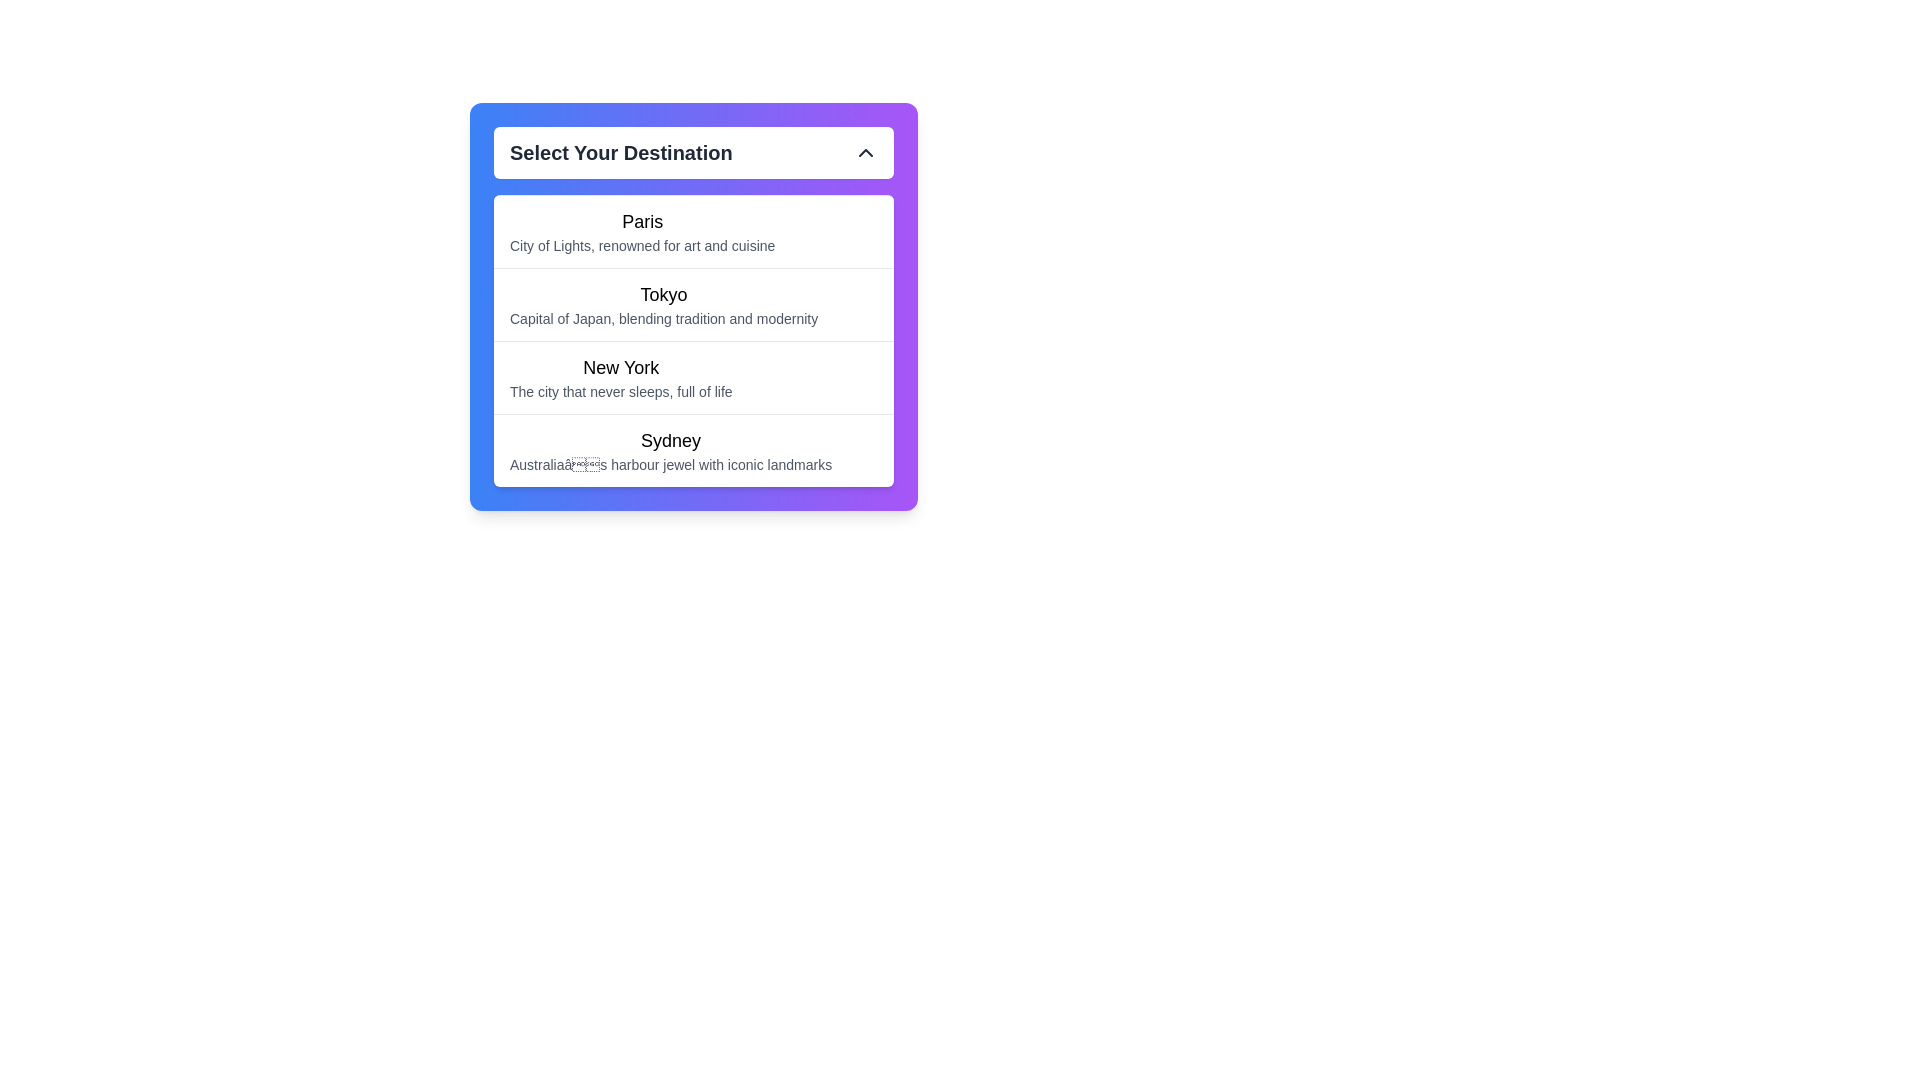 This screenshot has height=1080, width=1920. Describe the element at coordinates (671, 451) in the screenshot. I see `the text-based informational item titled 'Sydney' that describes 'Australia’s harbour jewel with iconic landmarks', located at the bottom of a vertically stacked list of options` at that location.